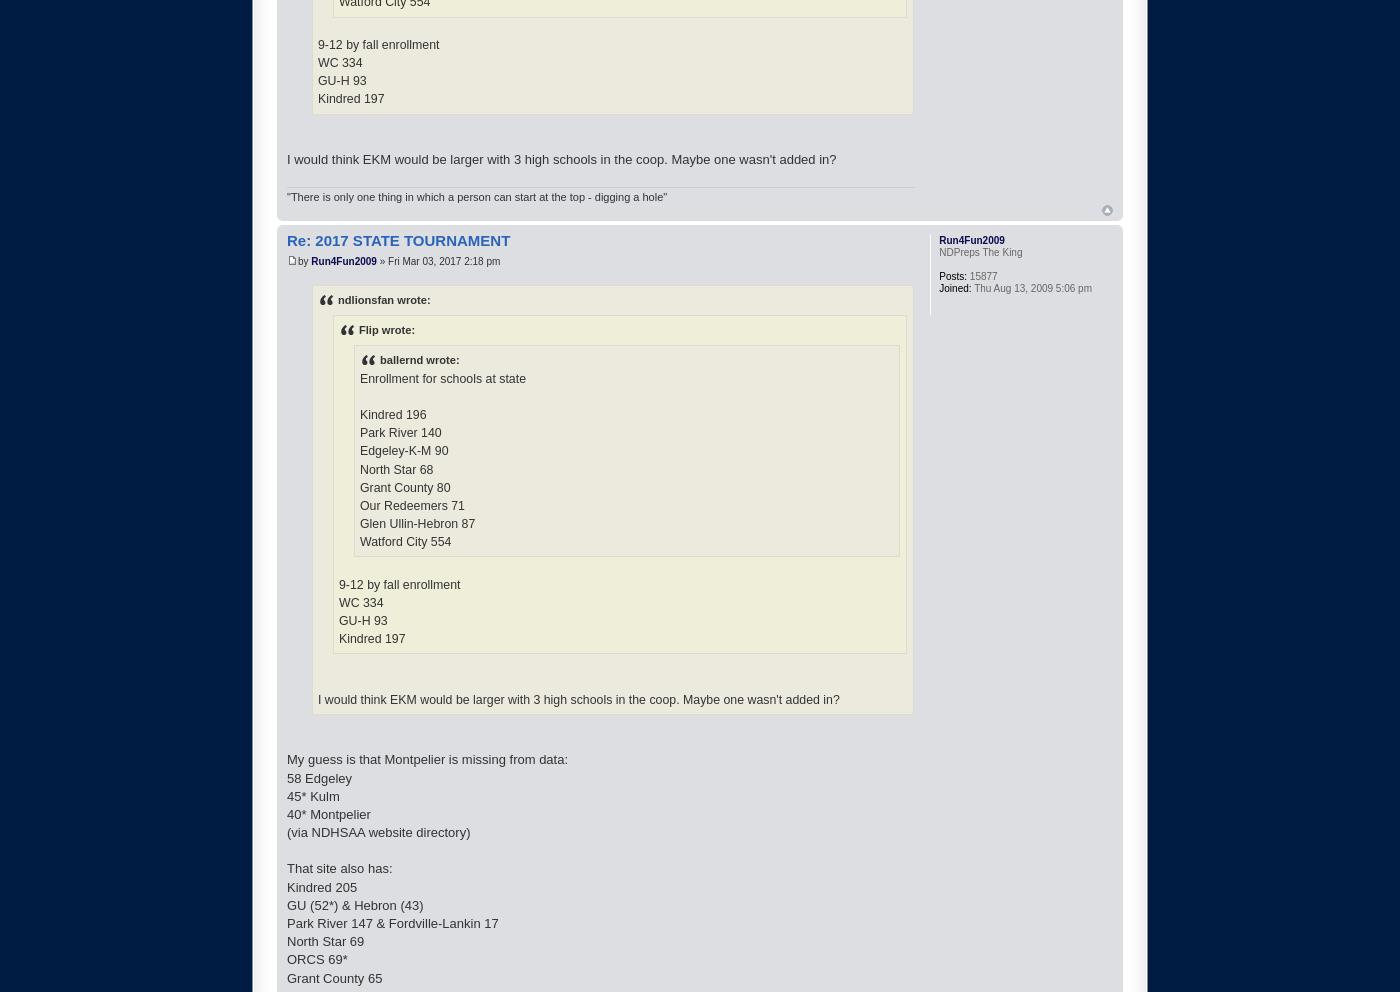  Describe the element at coordinates (334, 977) in the screenshot. I see `'Grant County 65'` at that location.